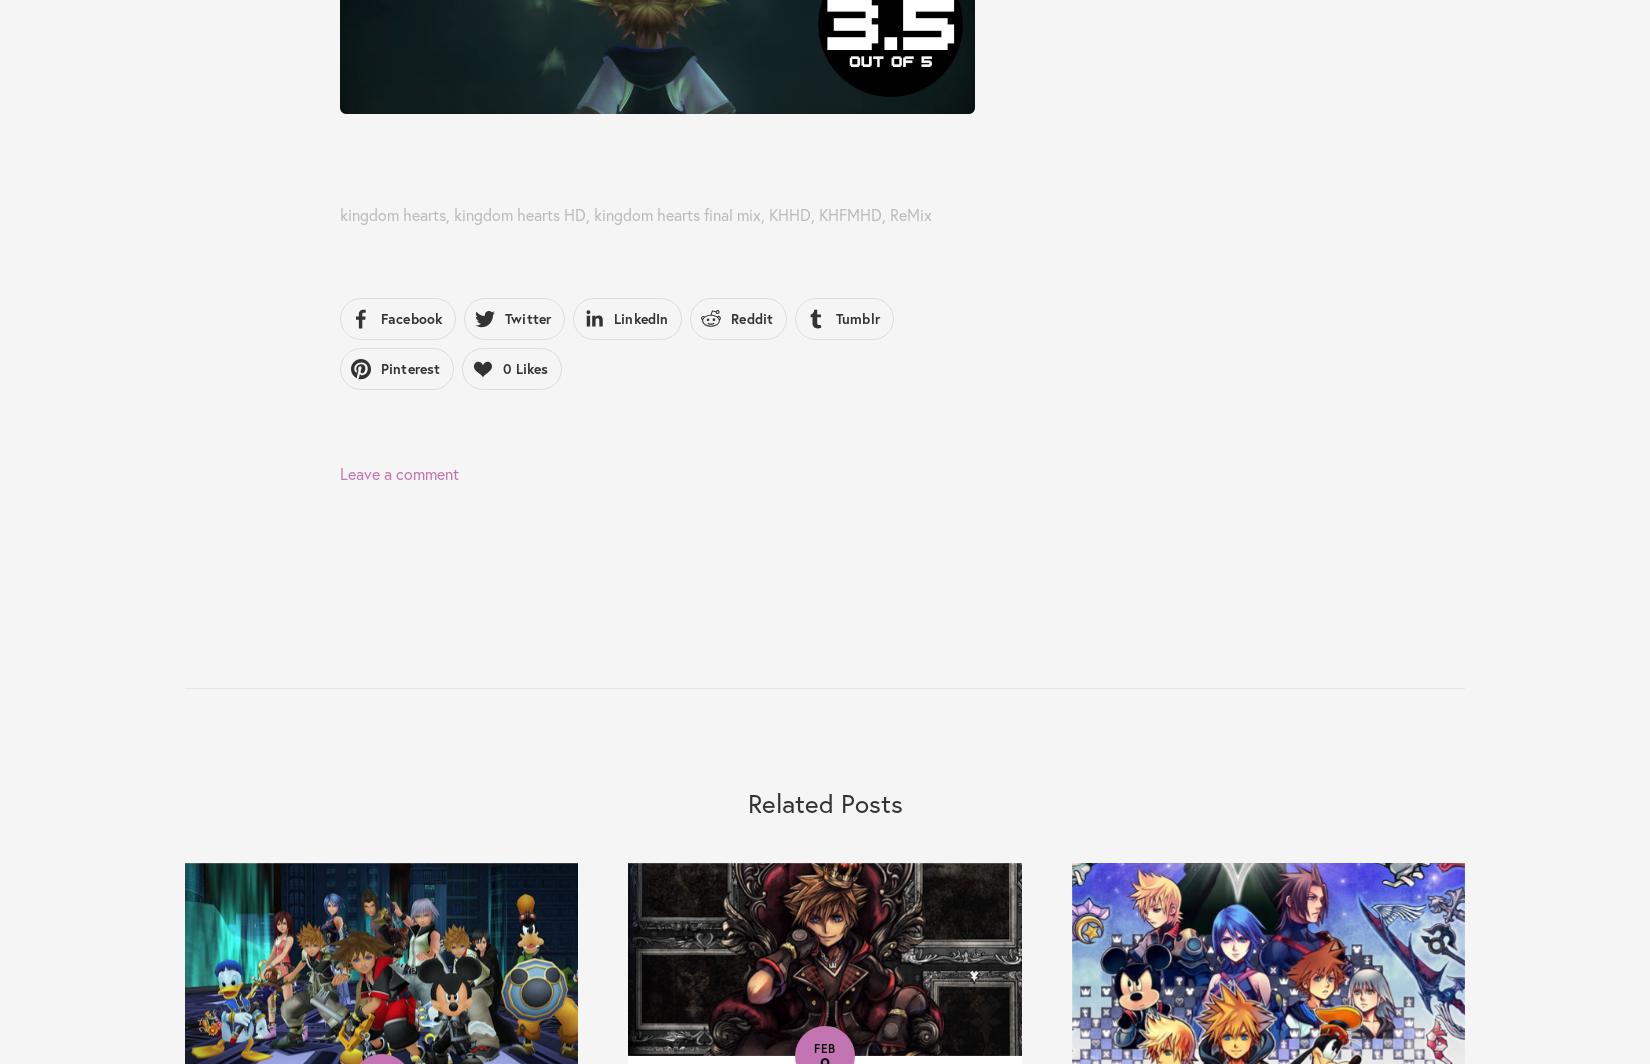 The height and width of the screenshot is (1064, 1650). What do you see at coordinates (745, 802) in the screenshot?
I see `'Related Posts'` at bounding box center [745, 802].